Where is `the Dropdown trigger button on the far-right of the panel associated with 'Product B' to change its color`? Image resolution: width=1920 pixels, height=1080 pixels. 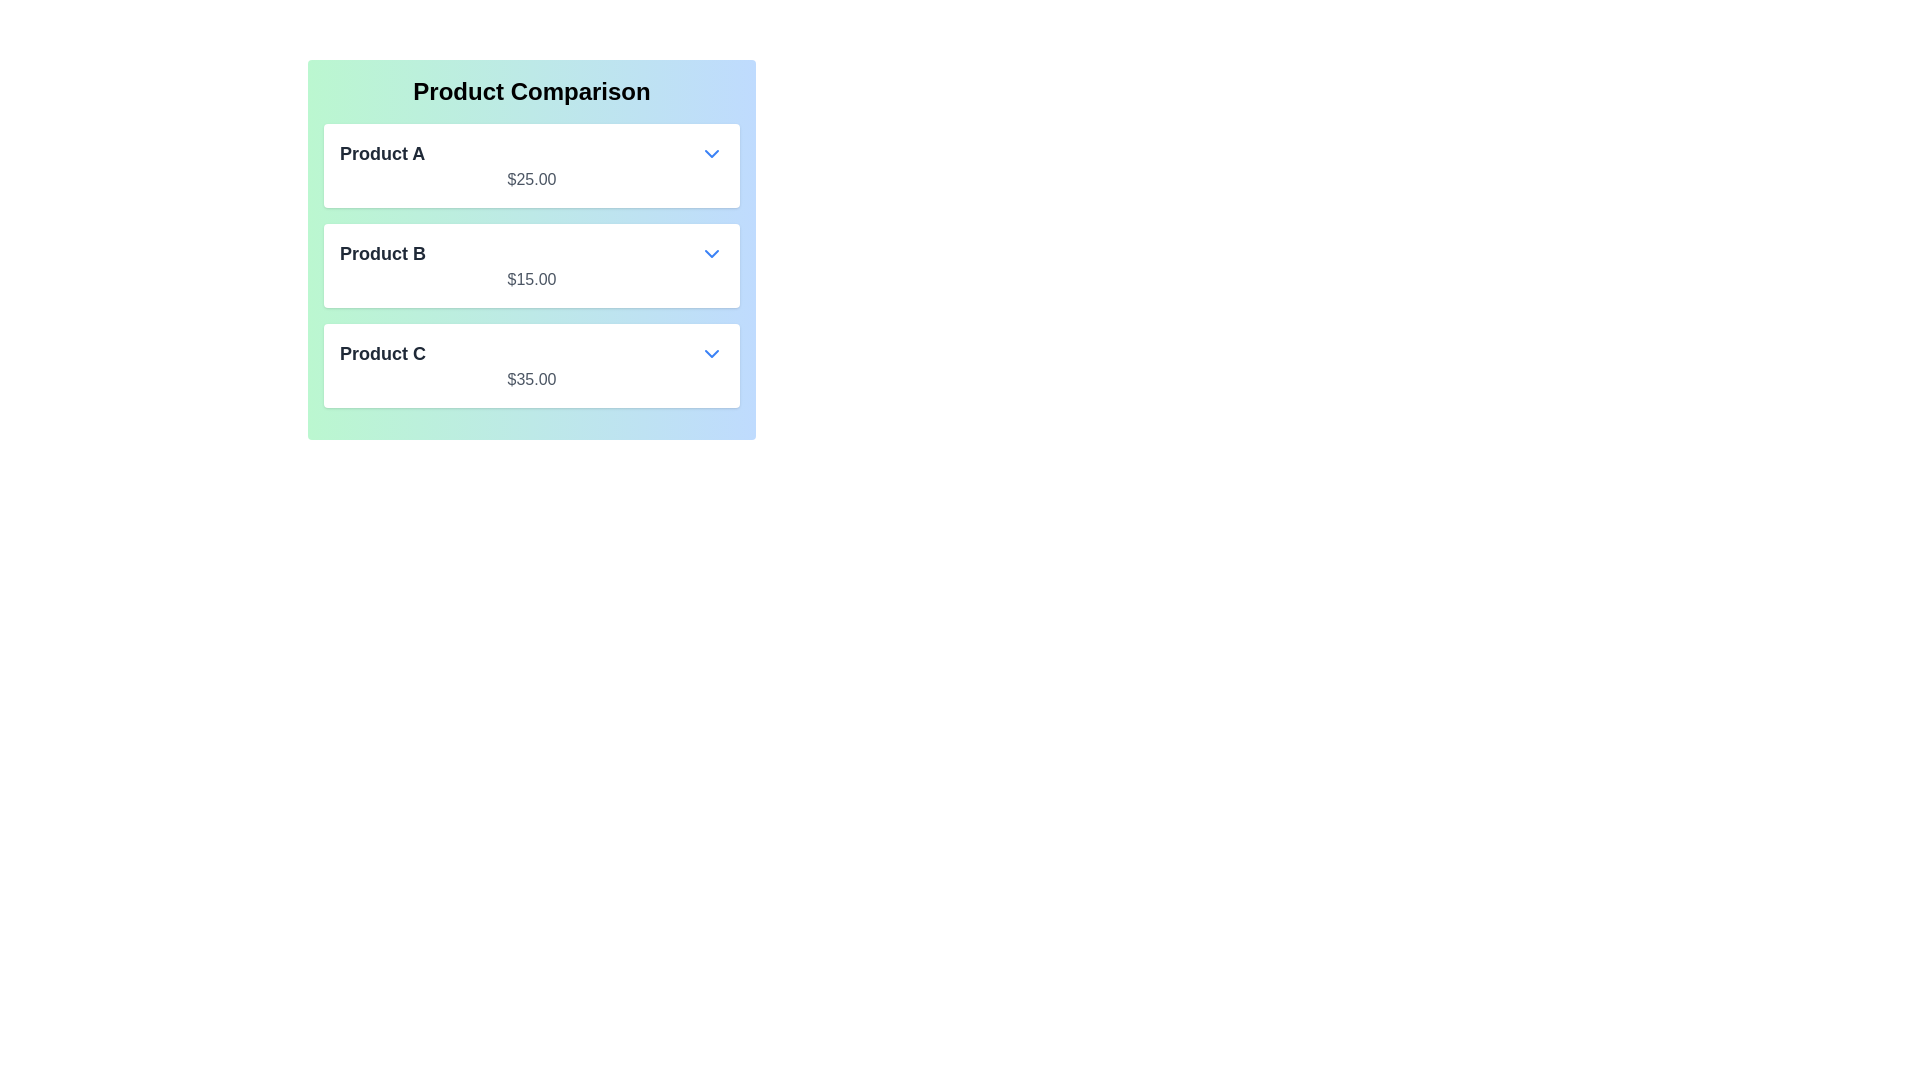 the Dropdown trigger button on the far-right of the panel associated with 'Product B' to change its color is located at coordinates (711, 253).